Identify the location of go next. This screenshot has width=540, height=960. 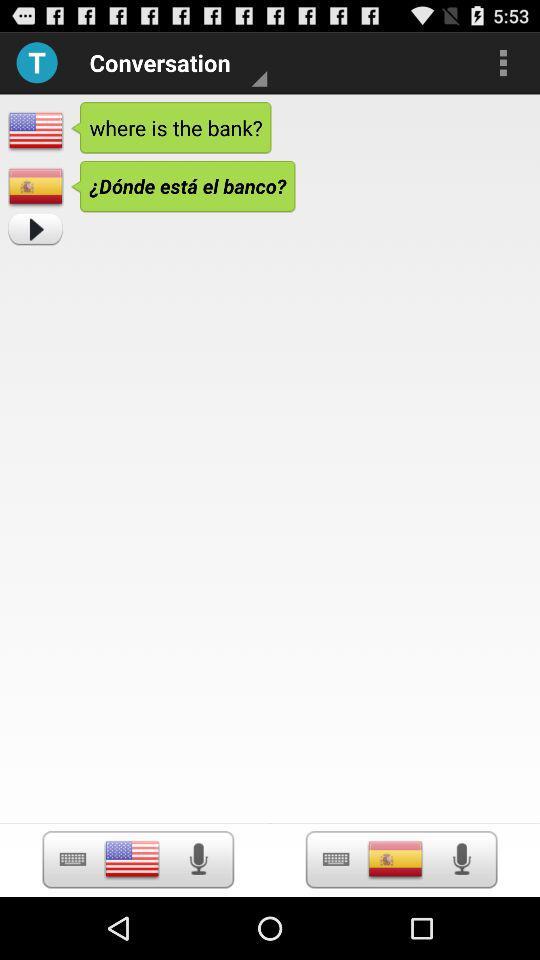
(35, 229).